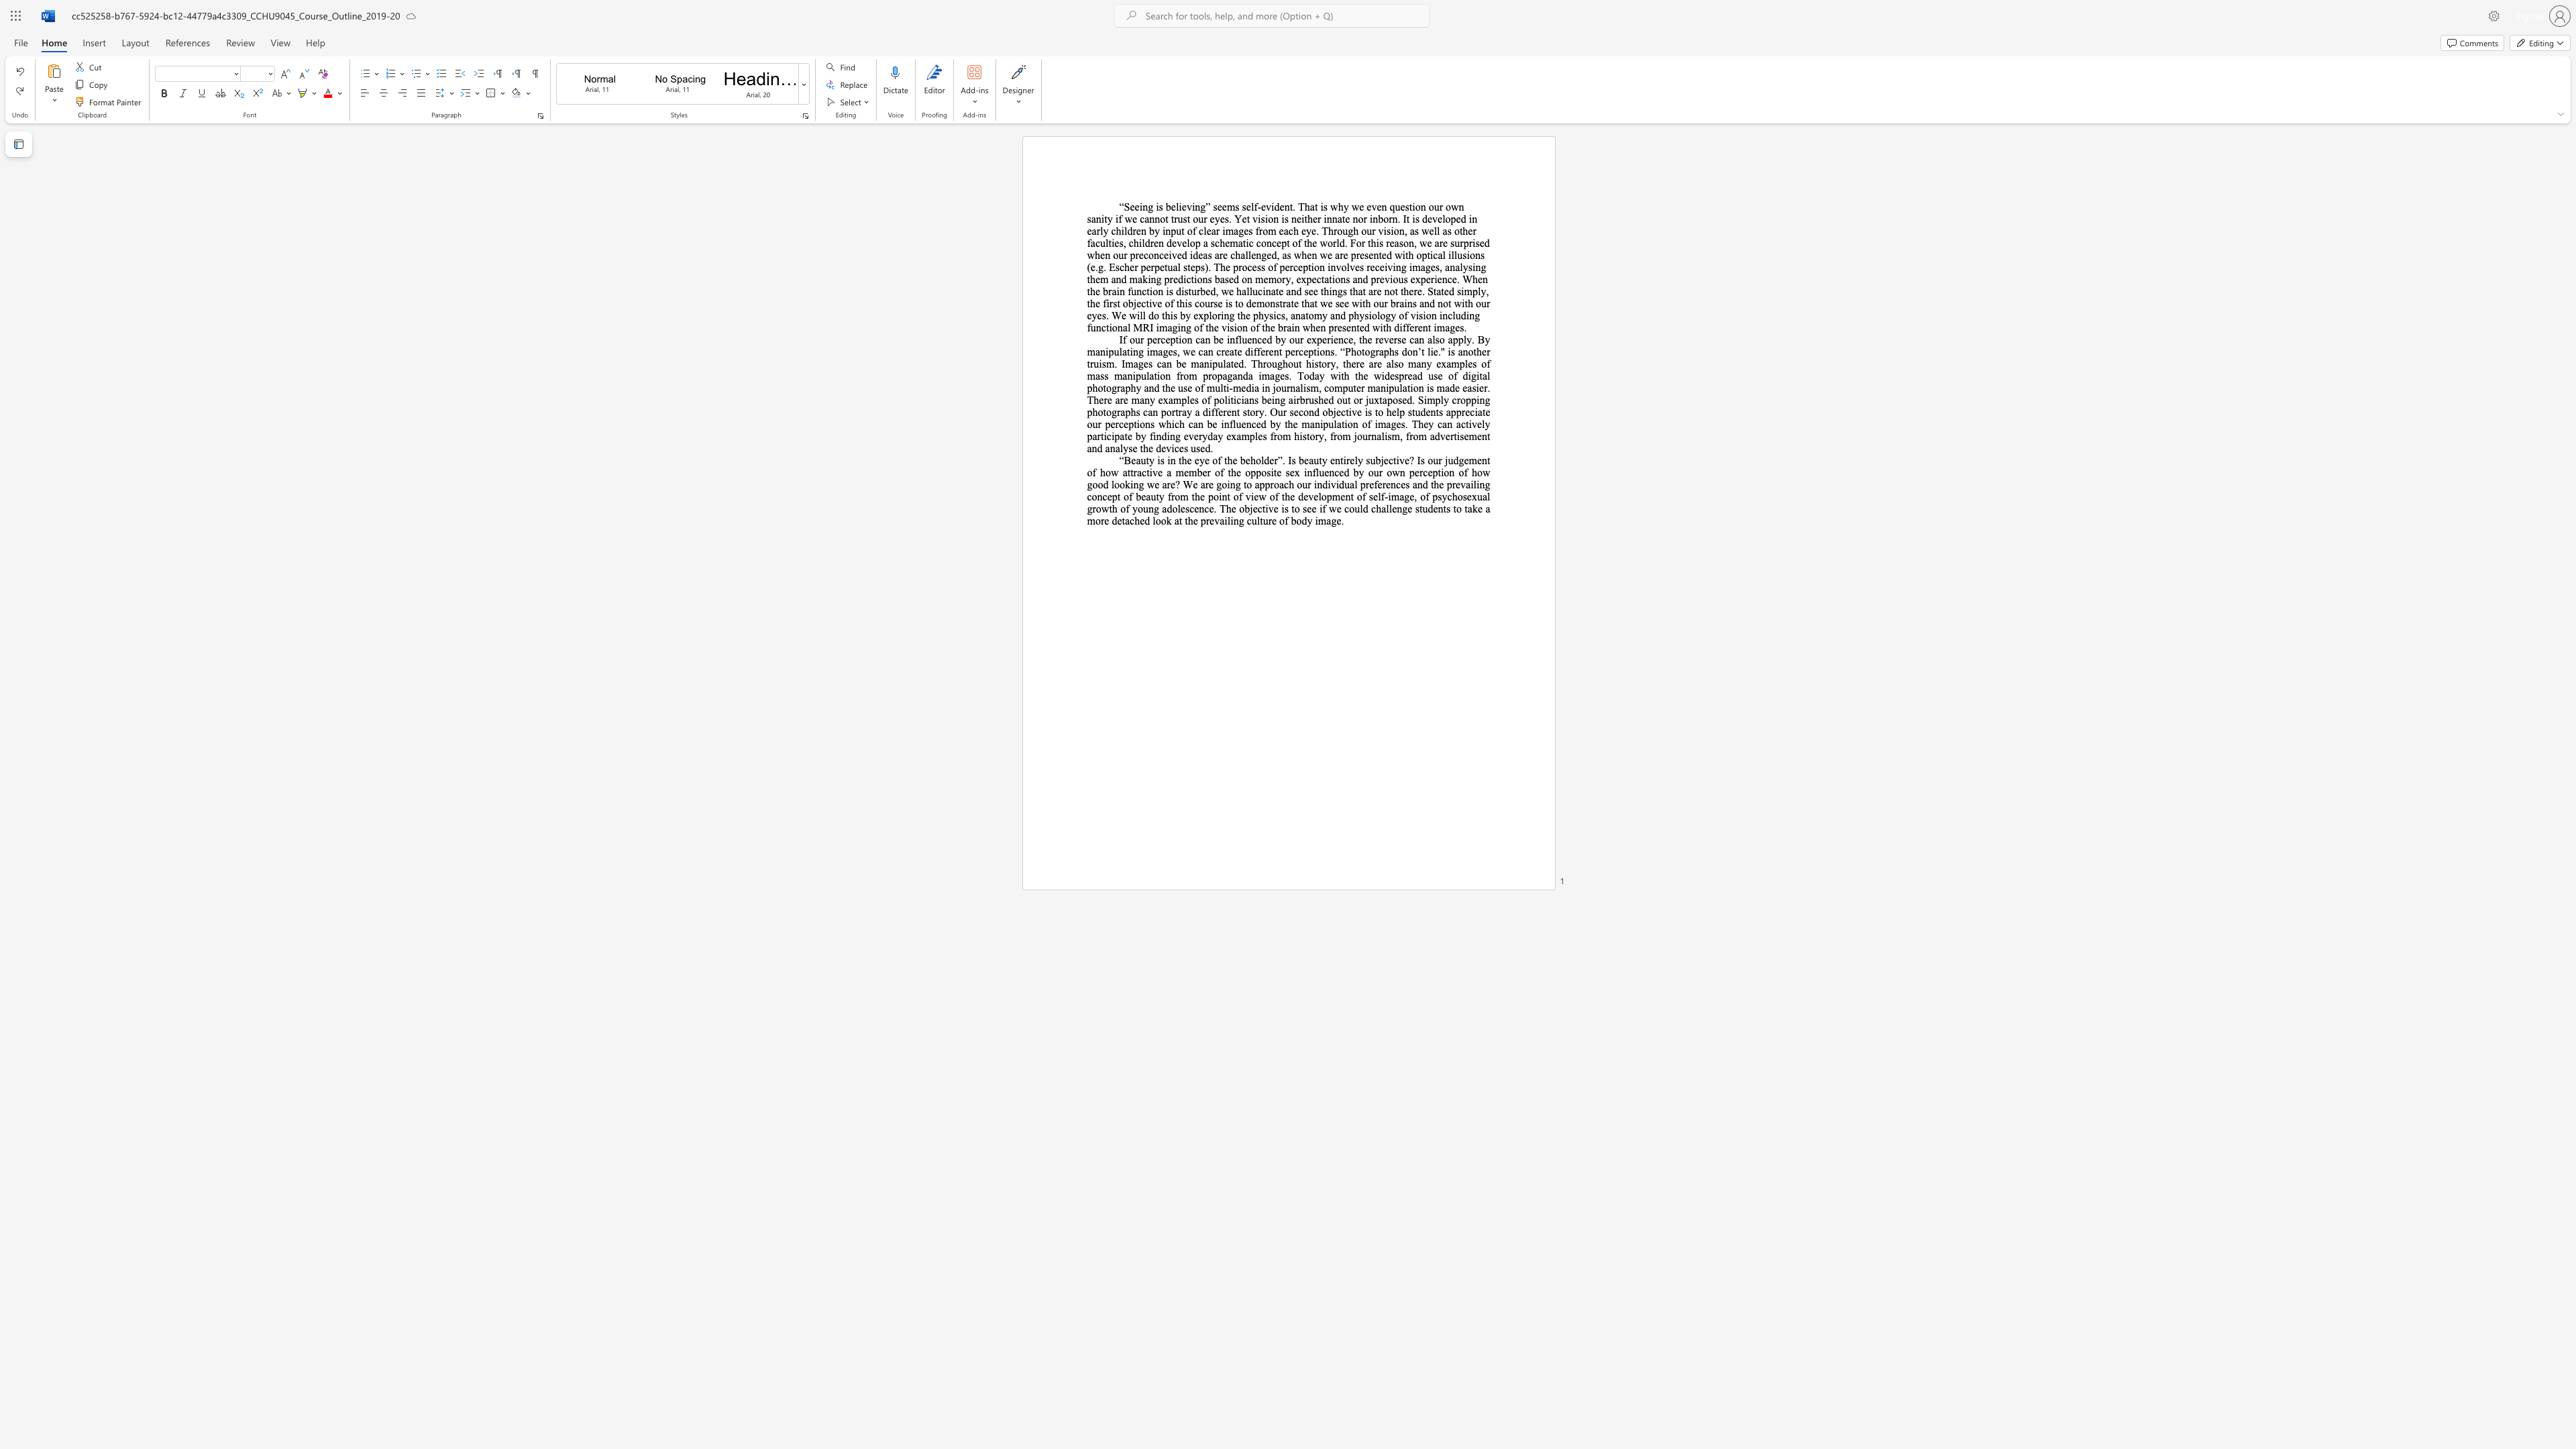  What do you see at coordinates (1352, 471) in the screenshot?
I see `the subset text "by our own perception of how good looking we are? We are going to approach our individual preferences and the prevailing concept of beauty from the point of view of the development of self-image, of psychosexual growth of young adolescence. The objective is to see if we could challenge students to take a more detached look at the prevai" within the text "“Beauty is in the eye of the beholder”. Is beauty entirely subjective? Is our judgement of how attractive a member of the opposite sex influenced by our own perception of how good looking we are? We are going to approach our individual preferences and the prevailing concept of beauty from the point of view of the development of self-image, of psychosexual growth of young adolescence. The objective is to see if we could challenge students to take a more detached look at the prevailing culture of body image."` at bounding box center [1352, 471].